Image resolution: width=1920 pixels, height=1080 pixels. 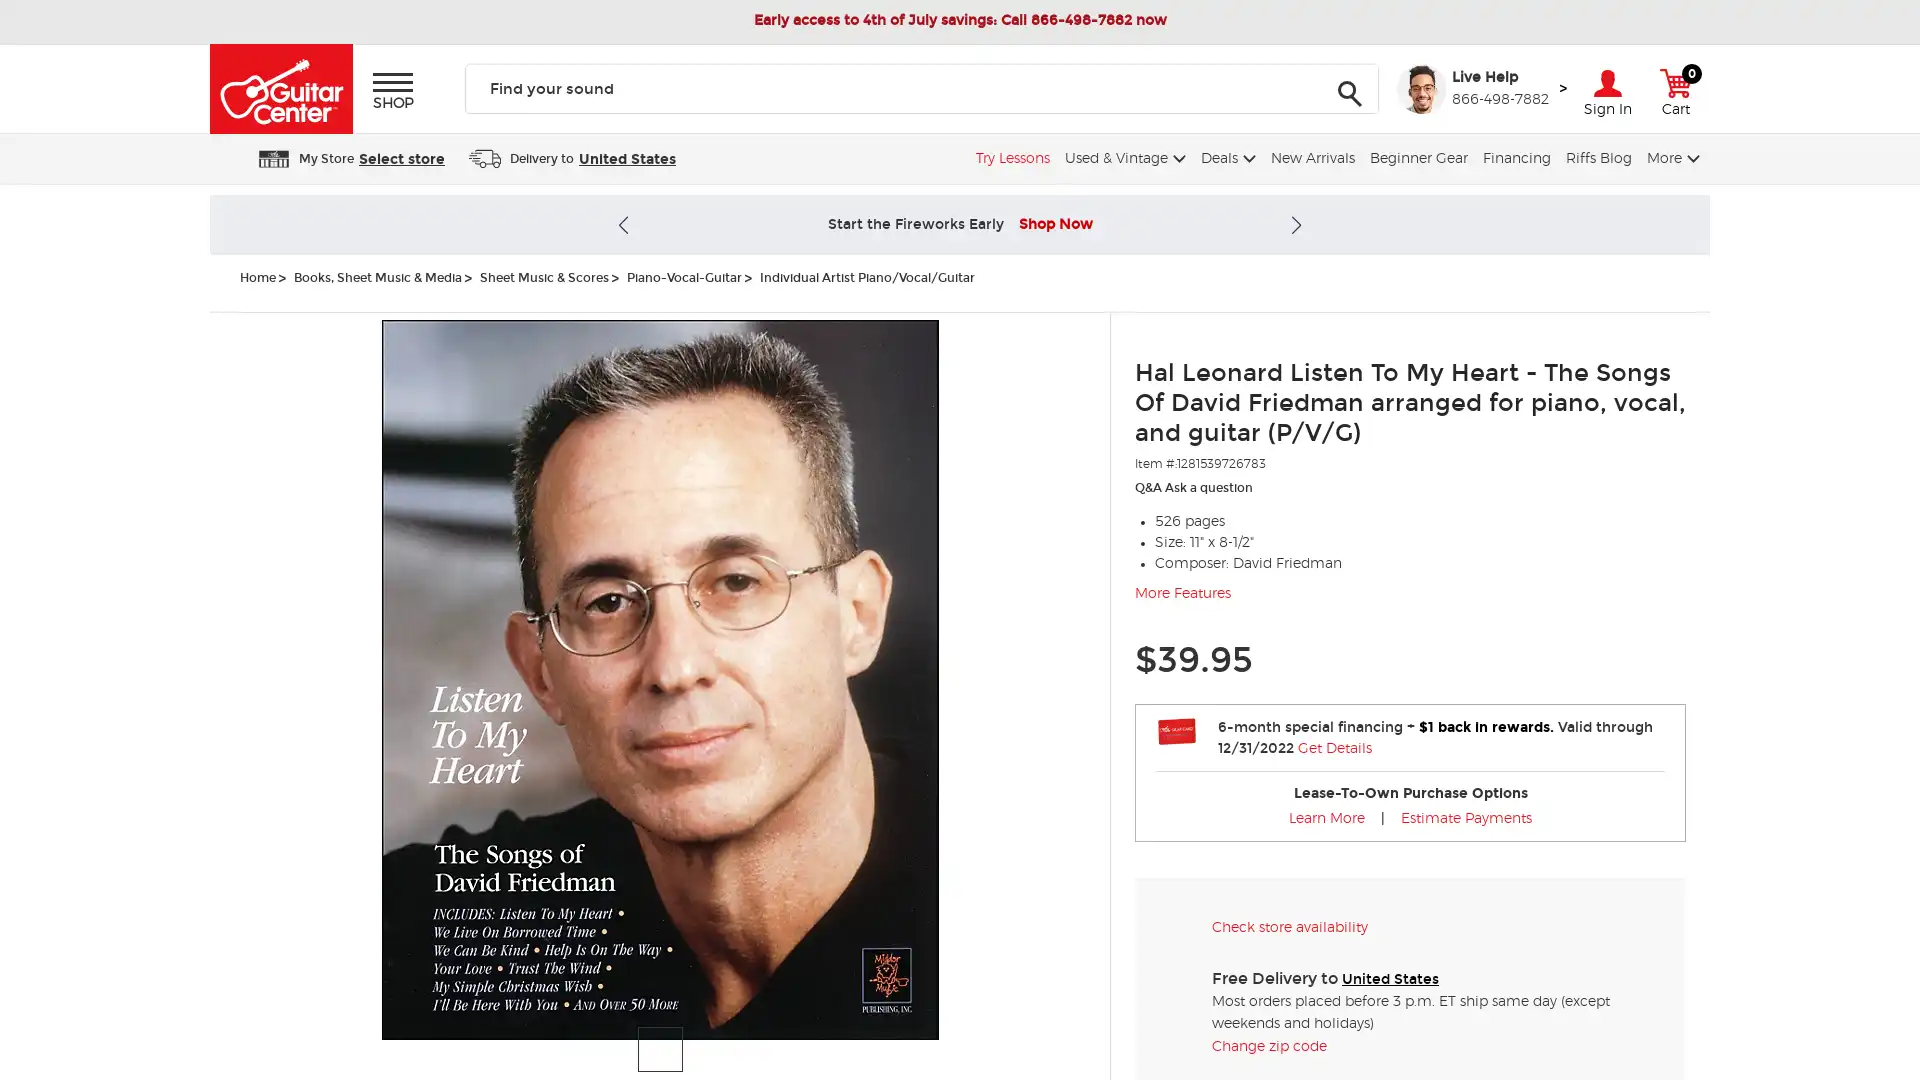 I want to click on SHOP, so click(x=393, y=91).